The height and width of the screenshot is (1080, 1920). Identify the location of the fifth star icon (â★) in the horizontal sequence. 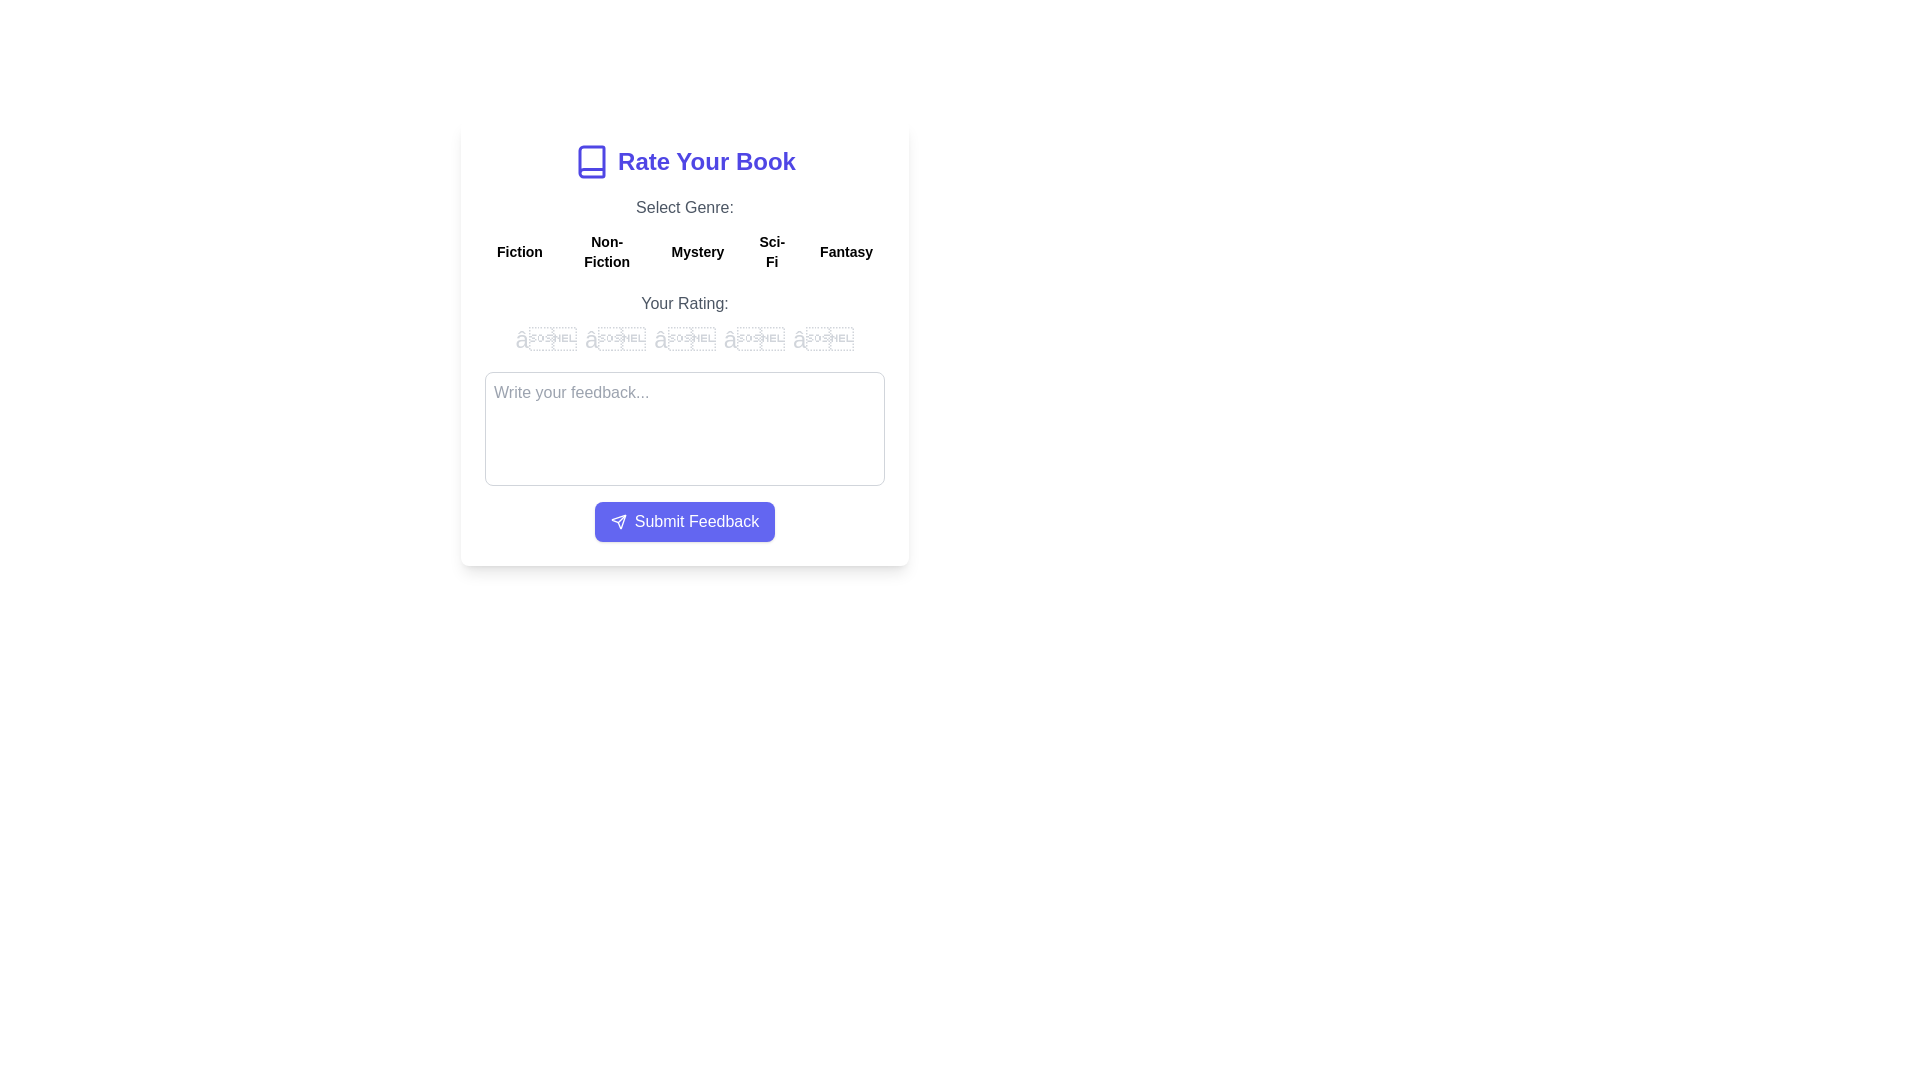
(823, 338).